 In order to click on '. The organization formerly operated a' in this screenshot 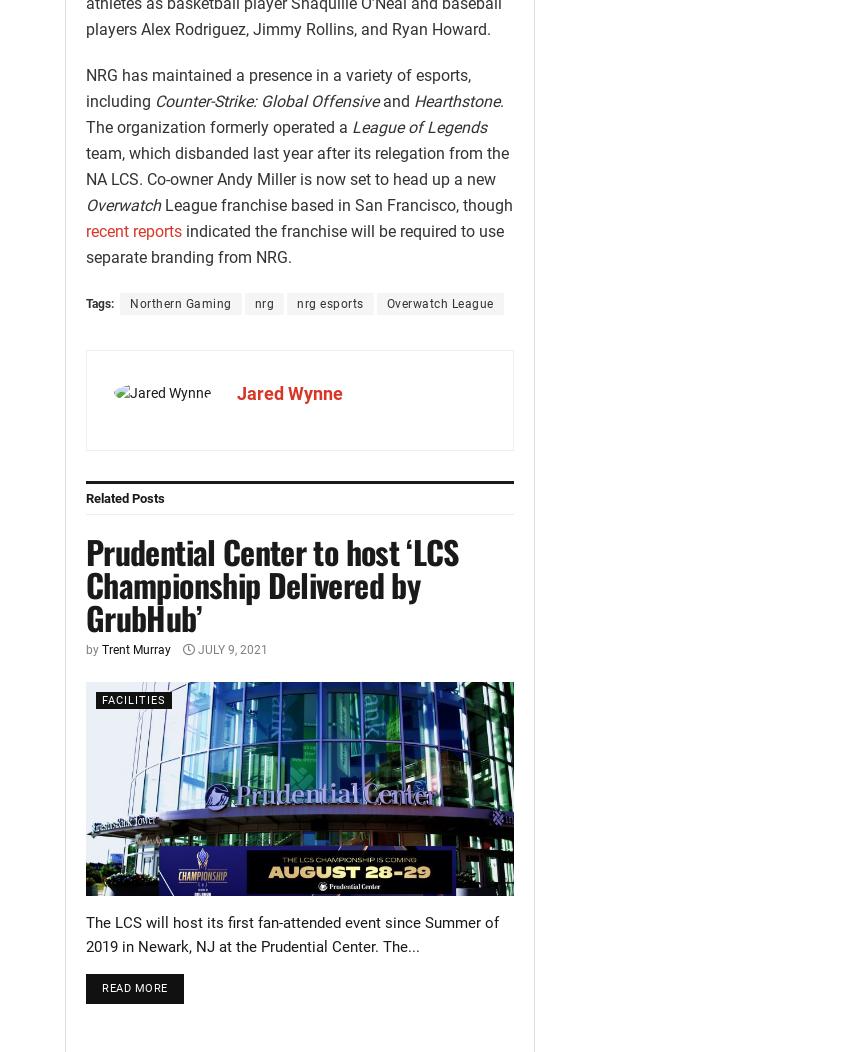, I will do `click(294, 113)`.